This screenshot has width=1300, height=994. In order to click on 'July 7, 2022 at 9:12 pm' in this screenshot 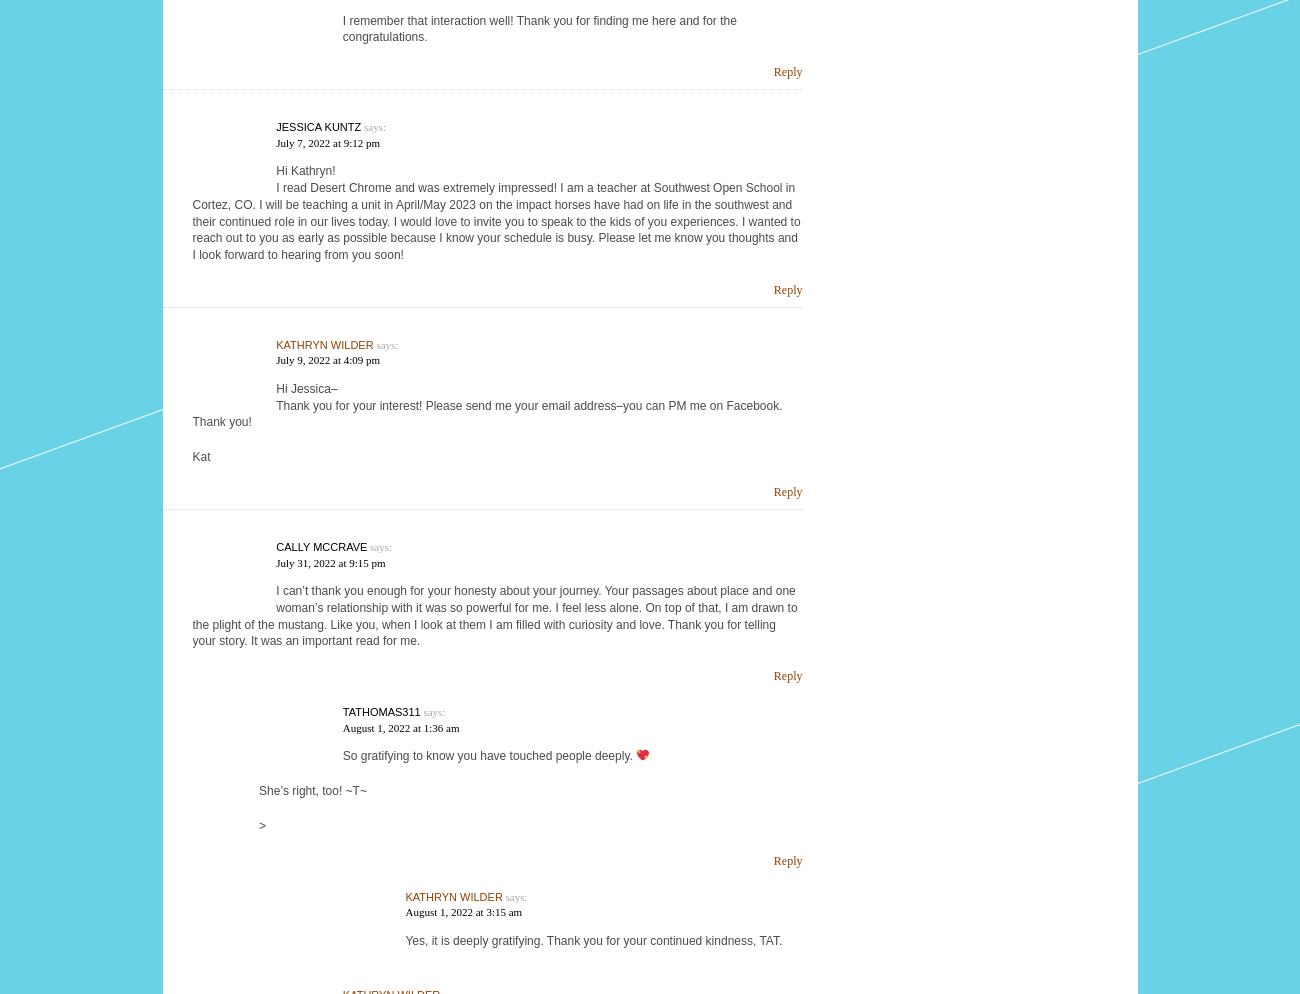, I will do `click(326, 142)`.